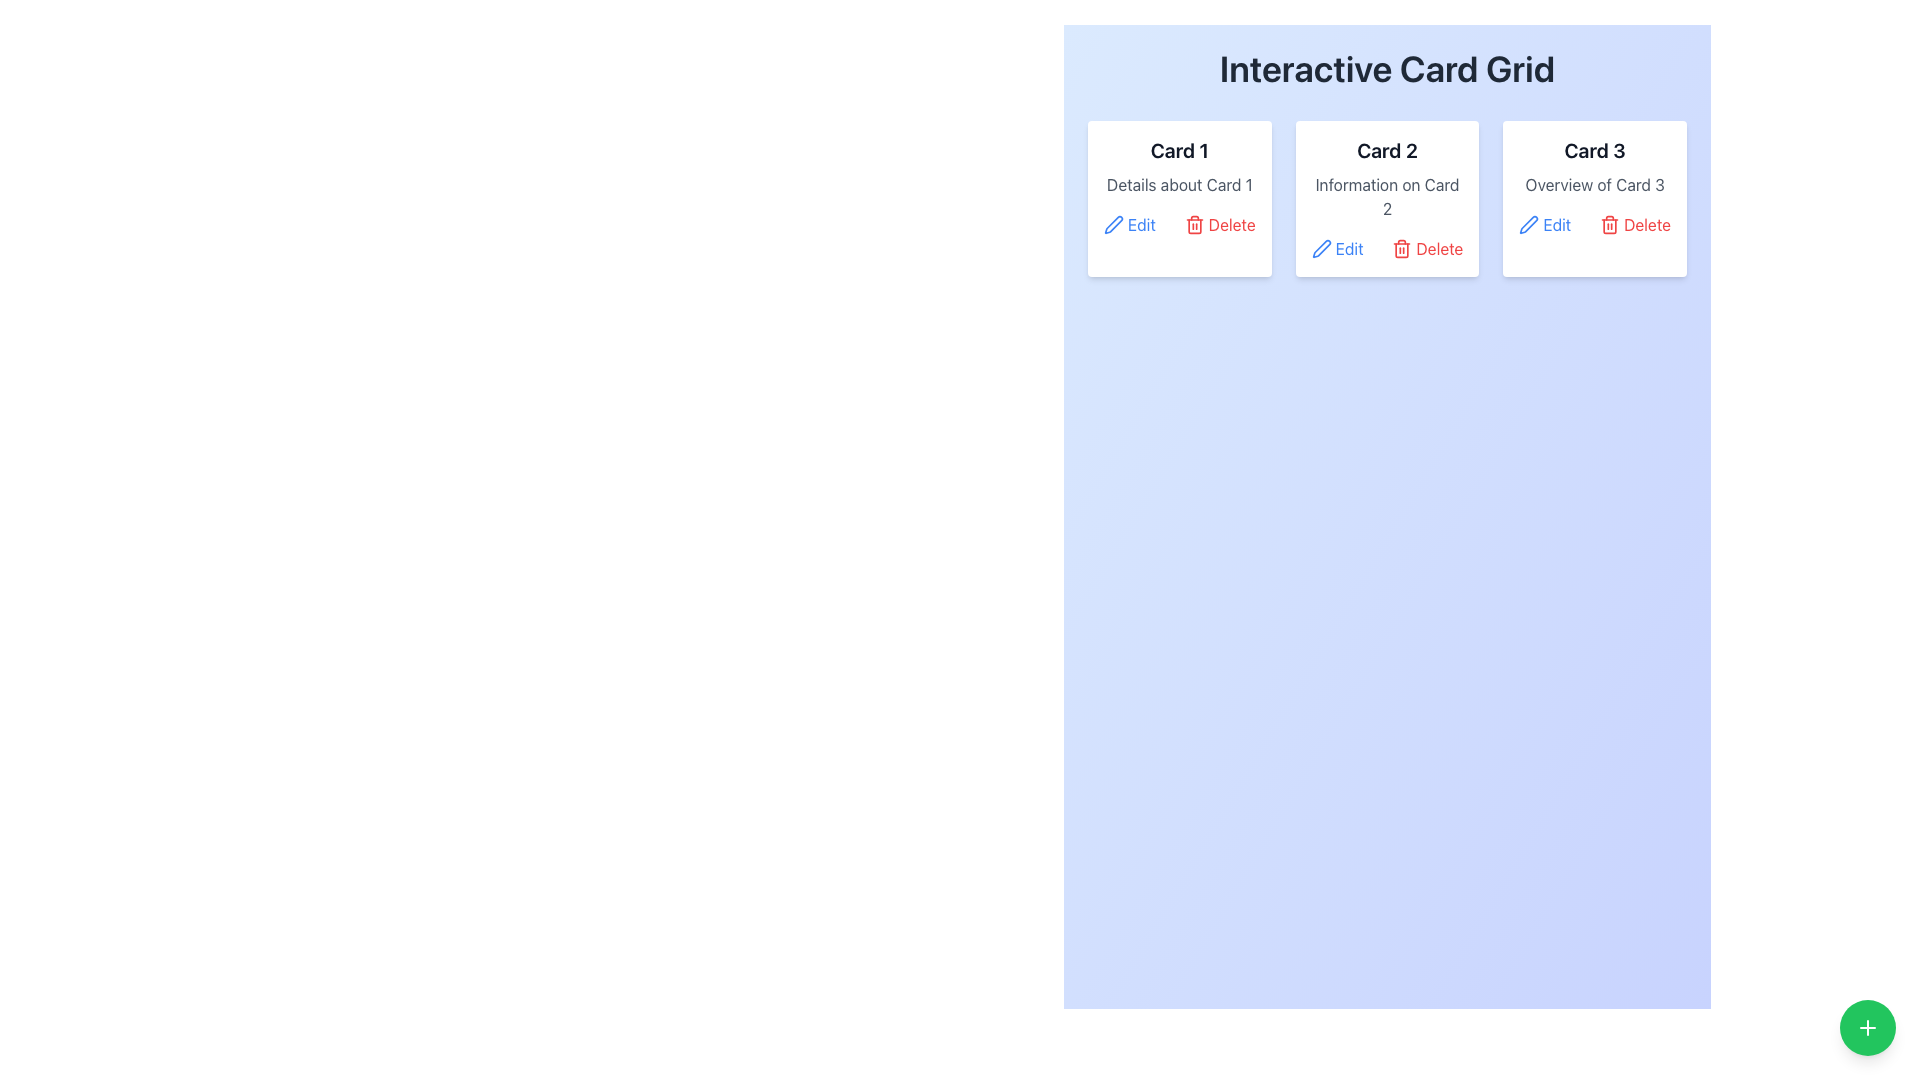 This screenshot has height=1080, width=1920. What do you see at coordinates (1866, 1028) in the screenshot?
I see `the circular green button containing the white 'plus' icon in the bottom-right corner to observe the hover effect` at bounding box center [1866, 1028].